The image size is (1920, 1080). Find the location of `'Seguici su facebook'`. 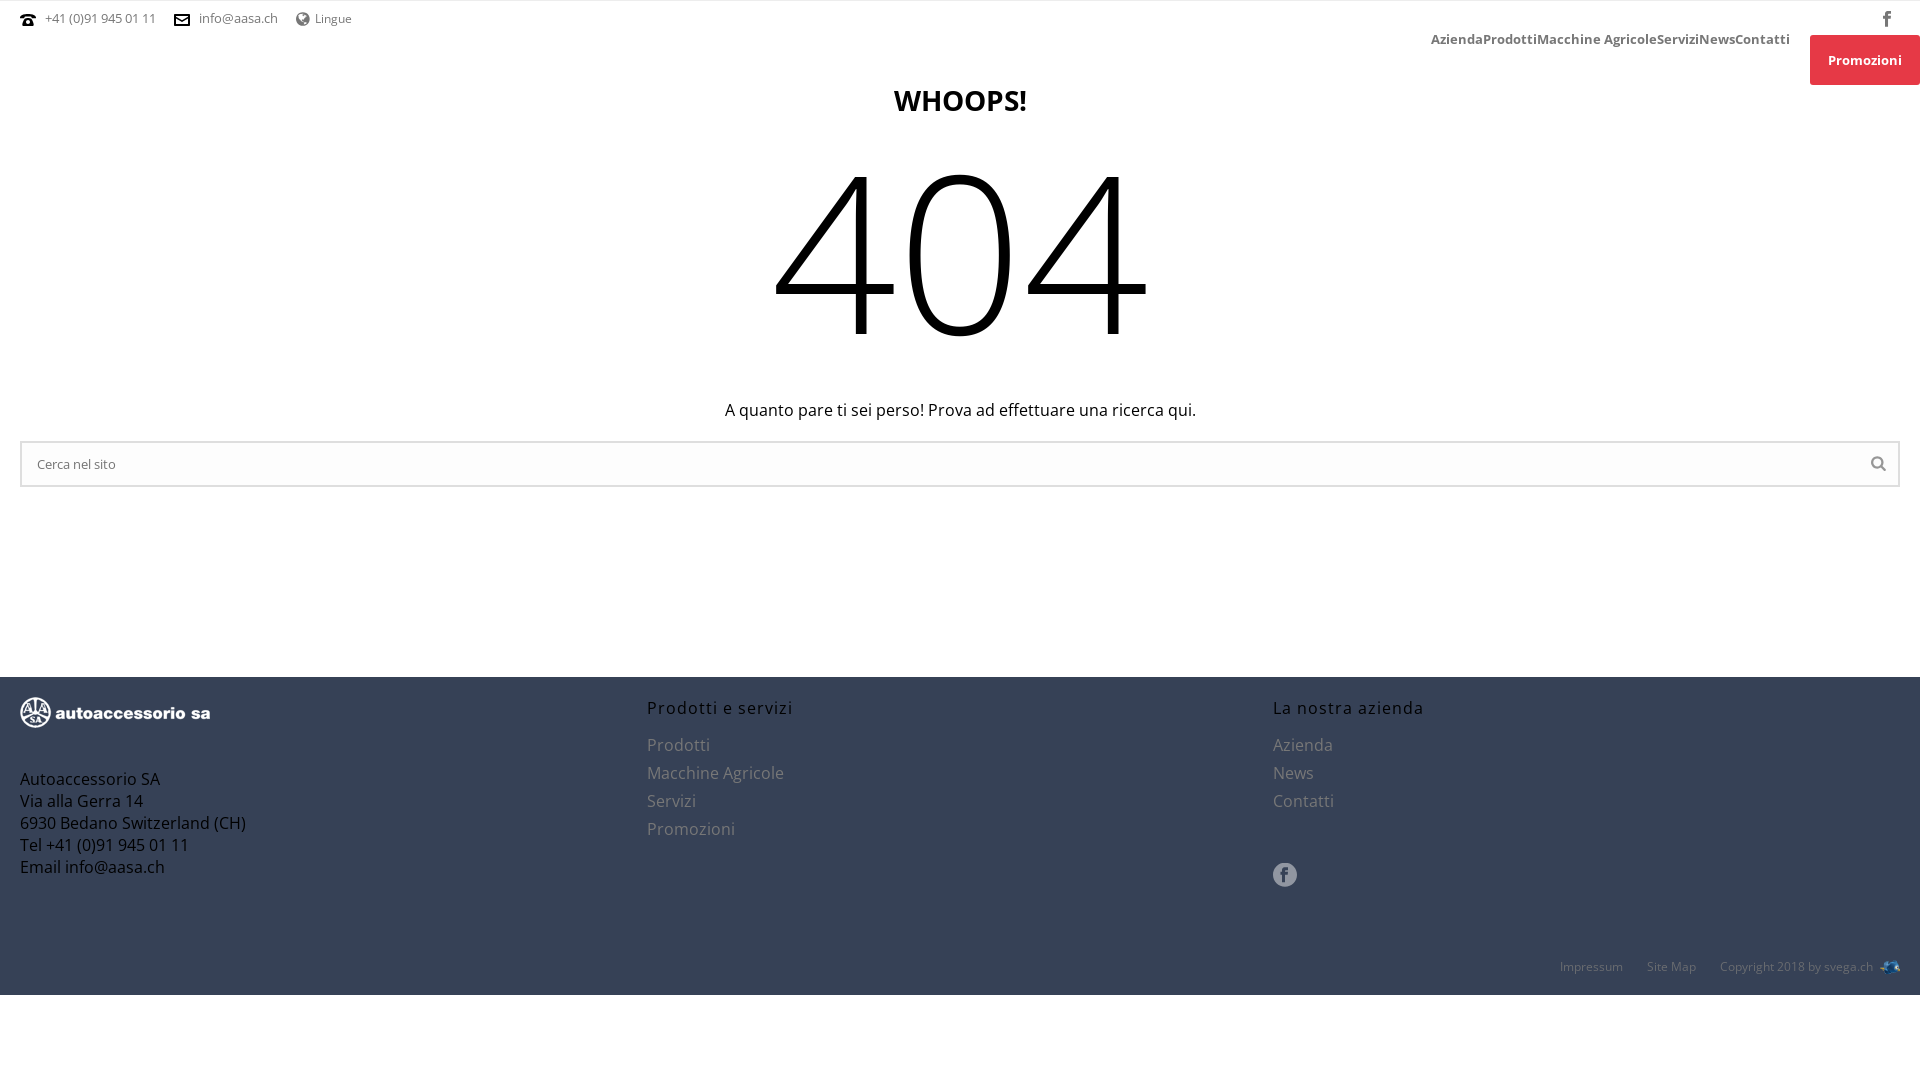

'Seguici su facebook' is located at coordinates (1285, 874).